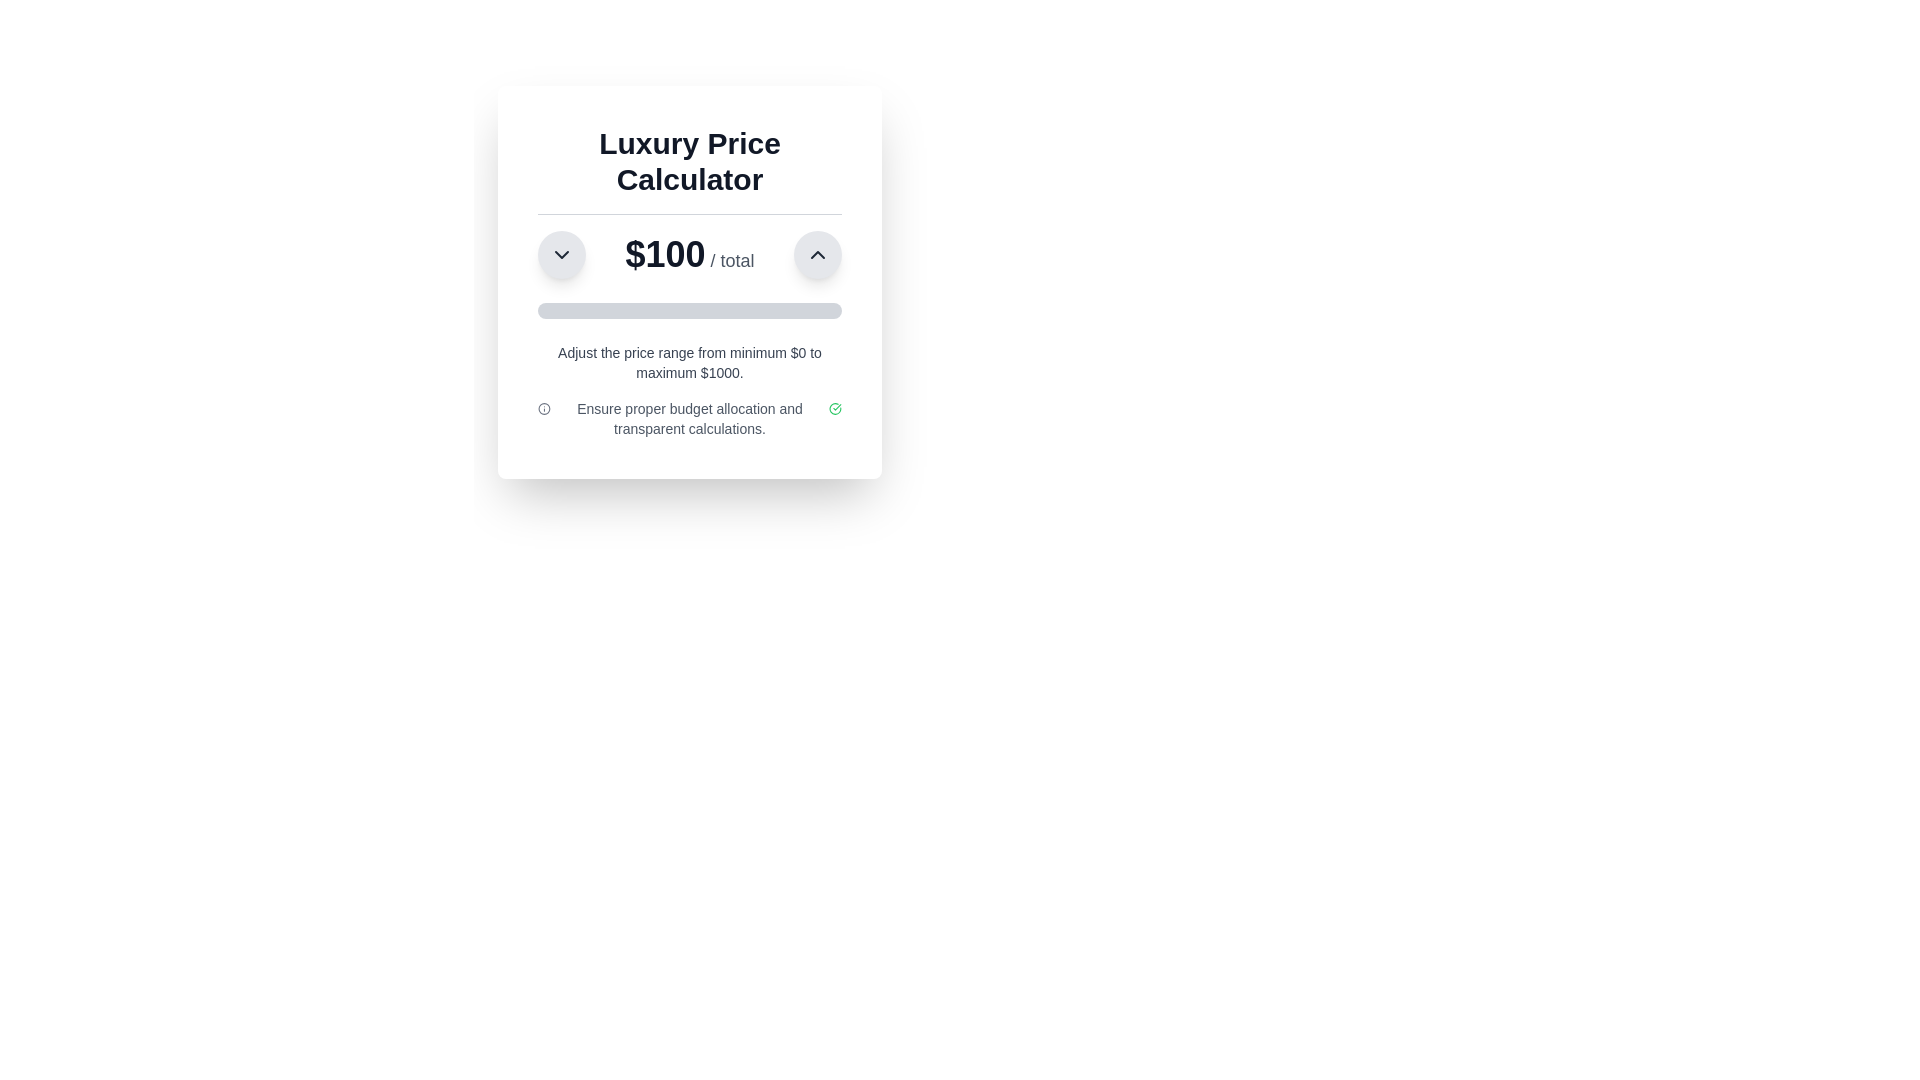 The height and width of the screenshot is (1080, 1920). I want to click on the small circular button with a gray background and an upward-pointing chevron icon to trigger a value change, so click(817, 253).